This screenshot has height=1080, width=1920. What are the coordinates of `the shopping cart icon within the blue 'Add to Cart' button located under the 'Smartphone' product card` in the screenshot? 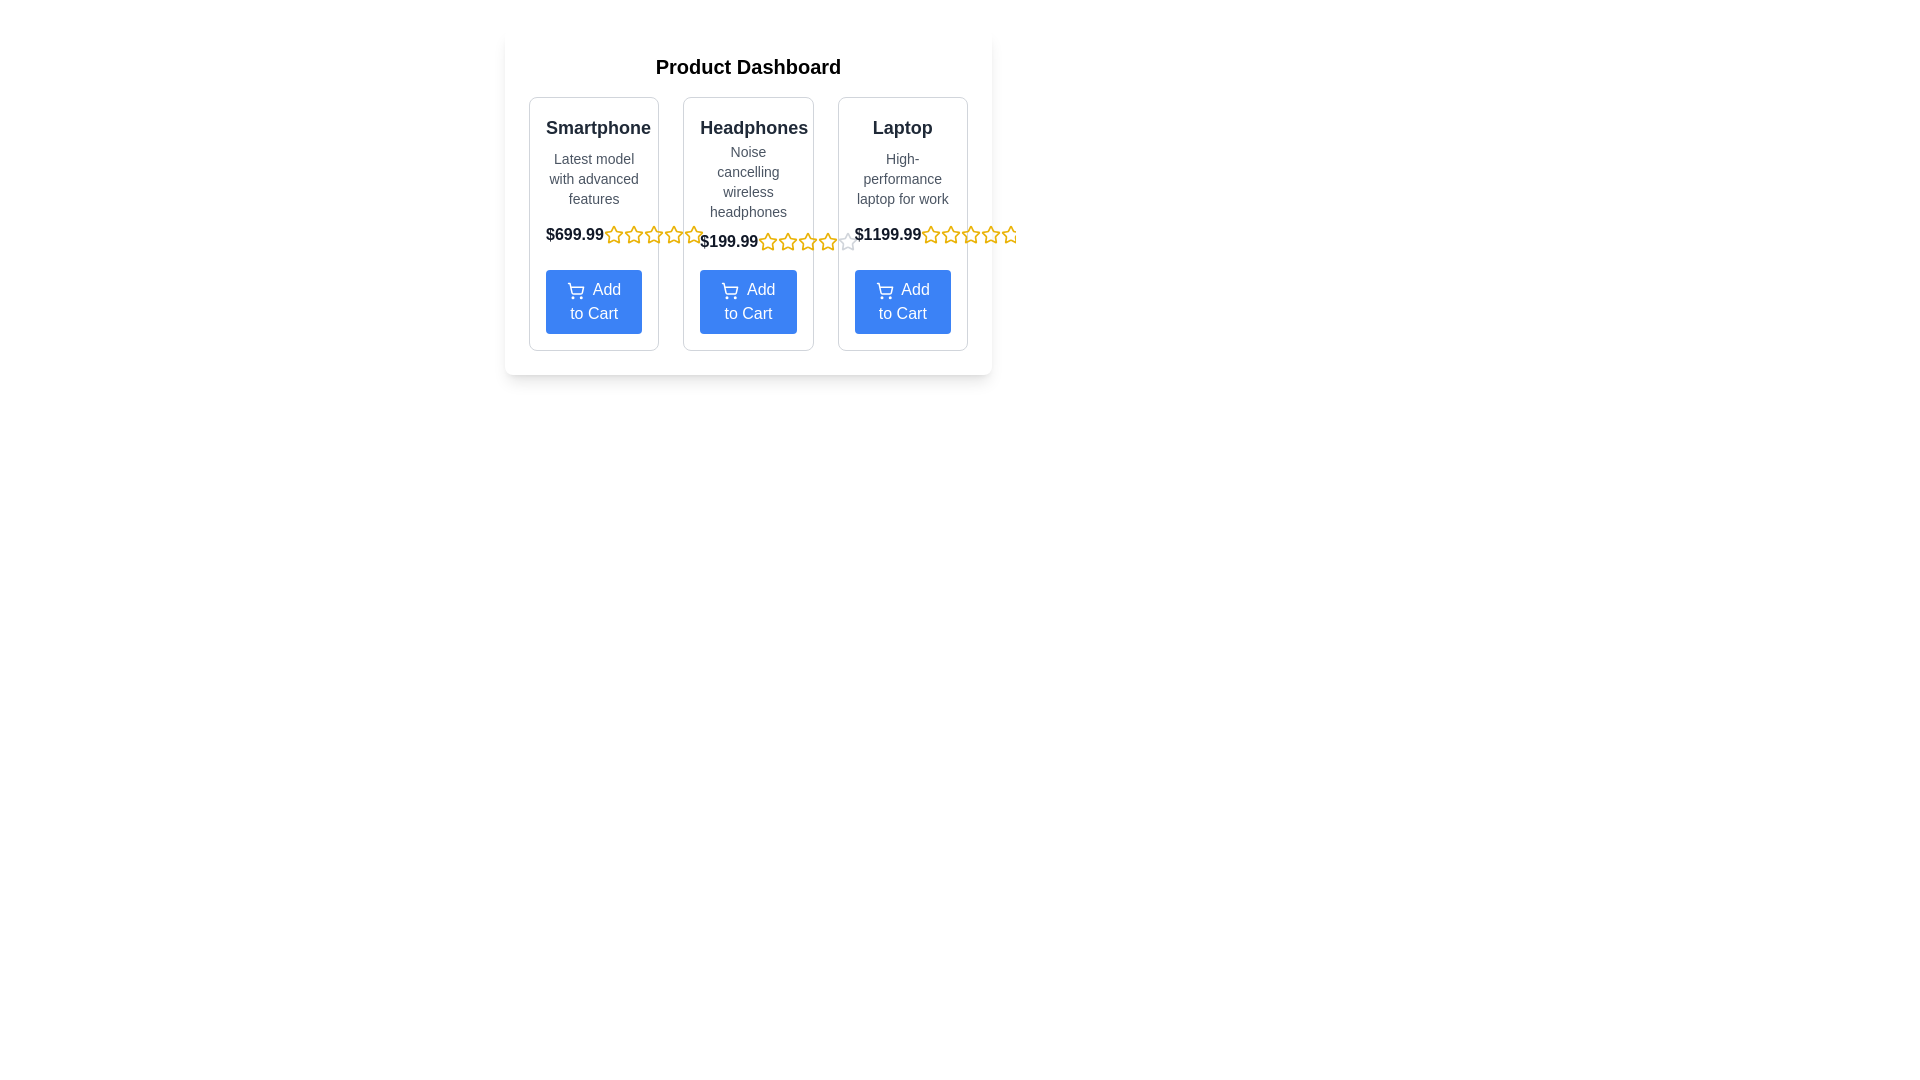 It's located at (575, 288).